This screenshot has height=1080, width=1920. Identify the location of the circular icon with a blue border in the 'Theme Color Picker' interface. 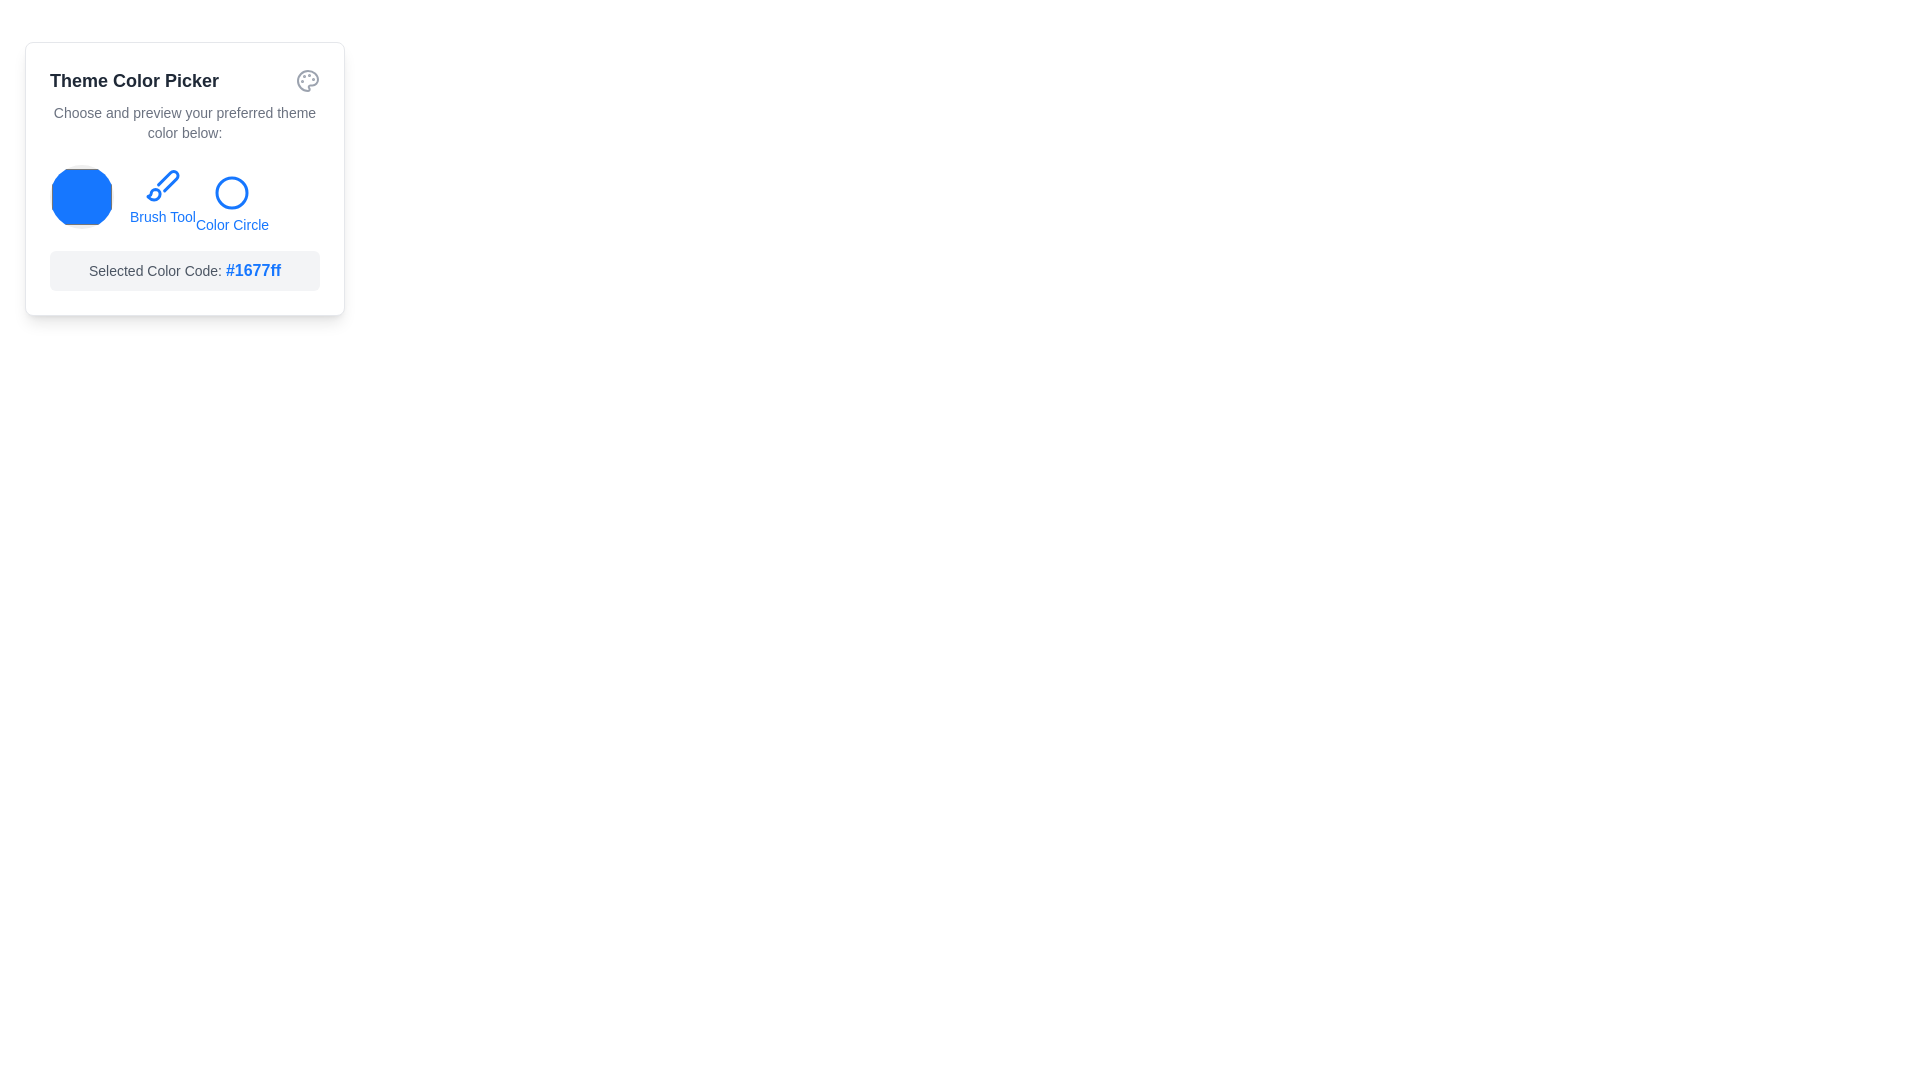
(232, 192).